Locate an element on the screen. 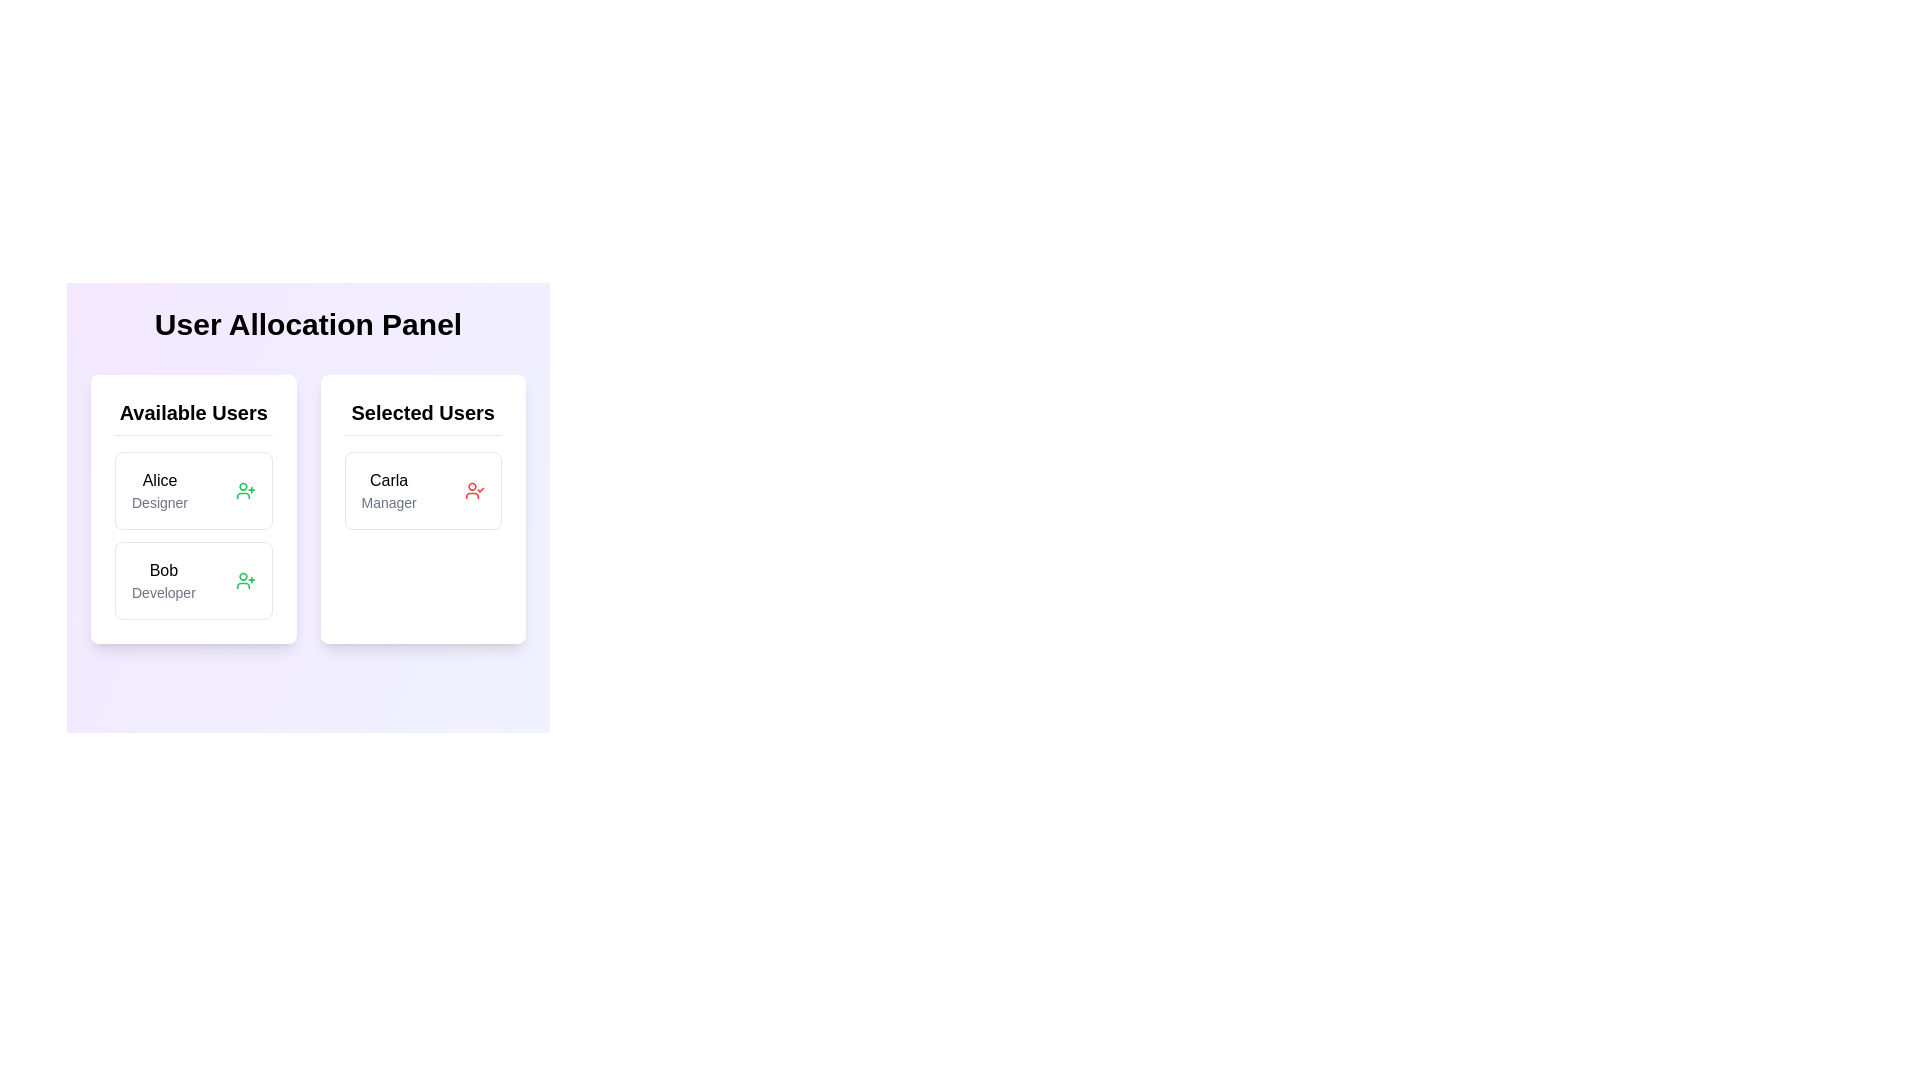 The height and width of the screenshot is (1080, 1920). the text label 'Bob' located in the 'Available Users' column of the 'User Allocation Panel', positioned above 'Developer' and aligned with the user icon is located at coordinates (163, 570).